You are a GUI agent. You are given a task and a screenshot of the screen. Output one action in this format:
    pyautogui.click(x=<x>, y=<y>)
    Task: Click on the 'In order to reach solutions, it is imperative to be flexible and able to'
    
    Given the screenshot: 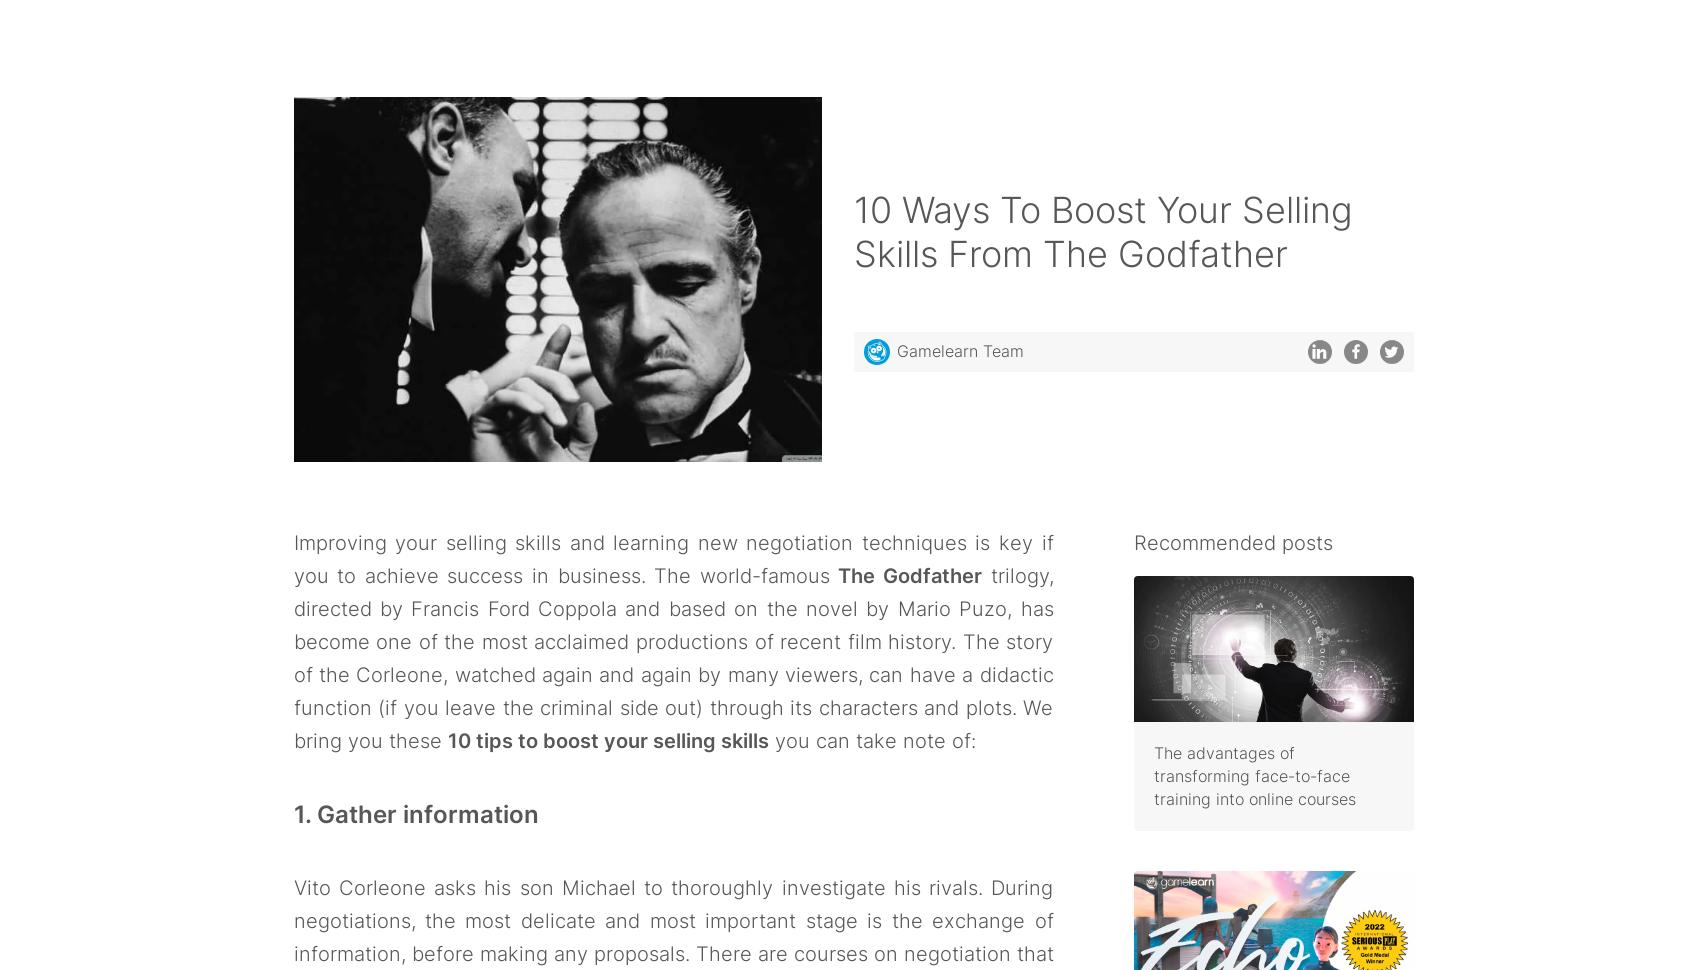 What is the action you would take?
    pyautogui.click(x=631, y=83)
    